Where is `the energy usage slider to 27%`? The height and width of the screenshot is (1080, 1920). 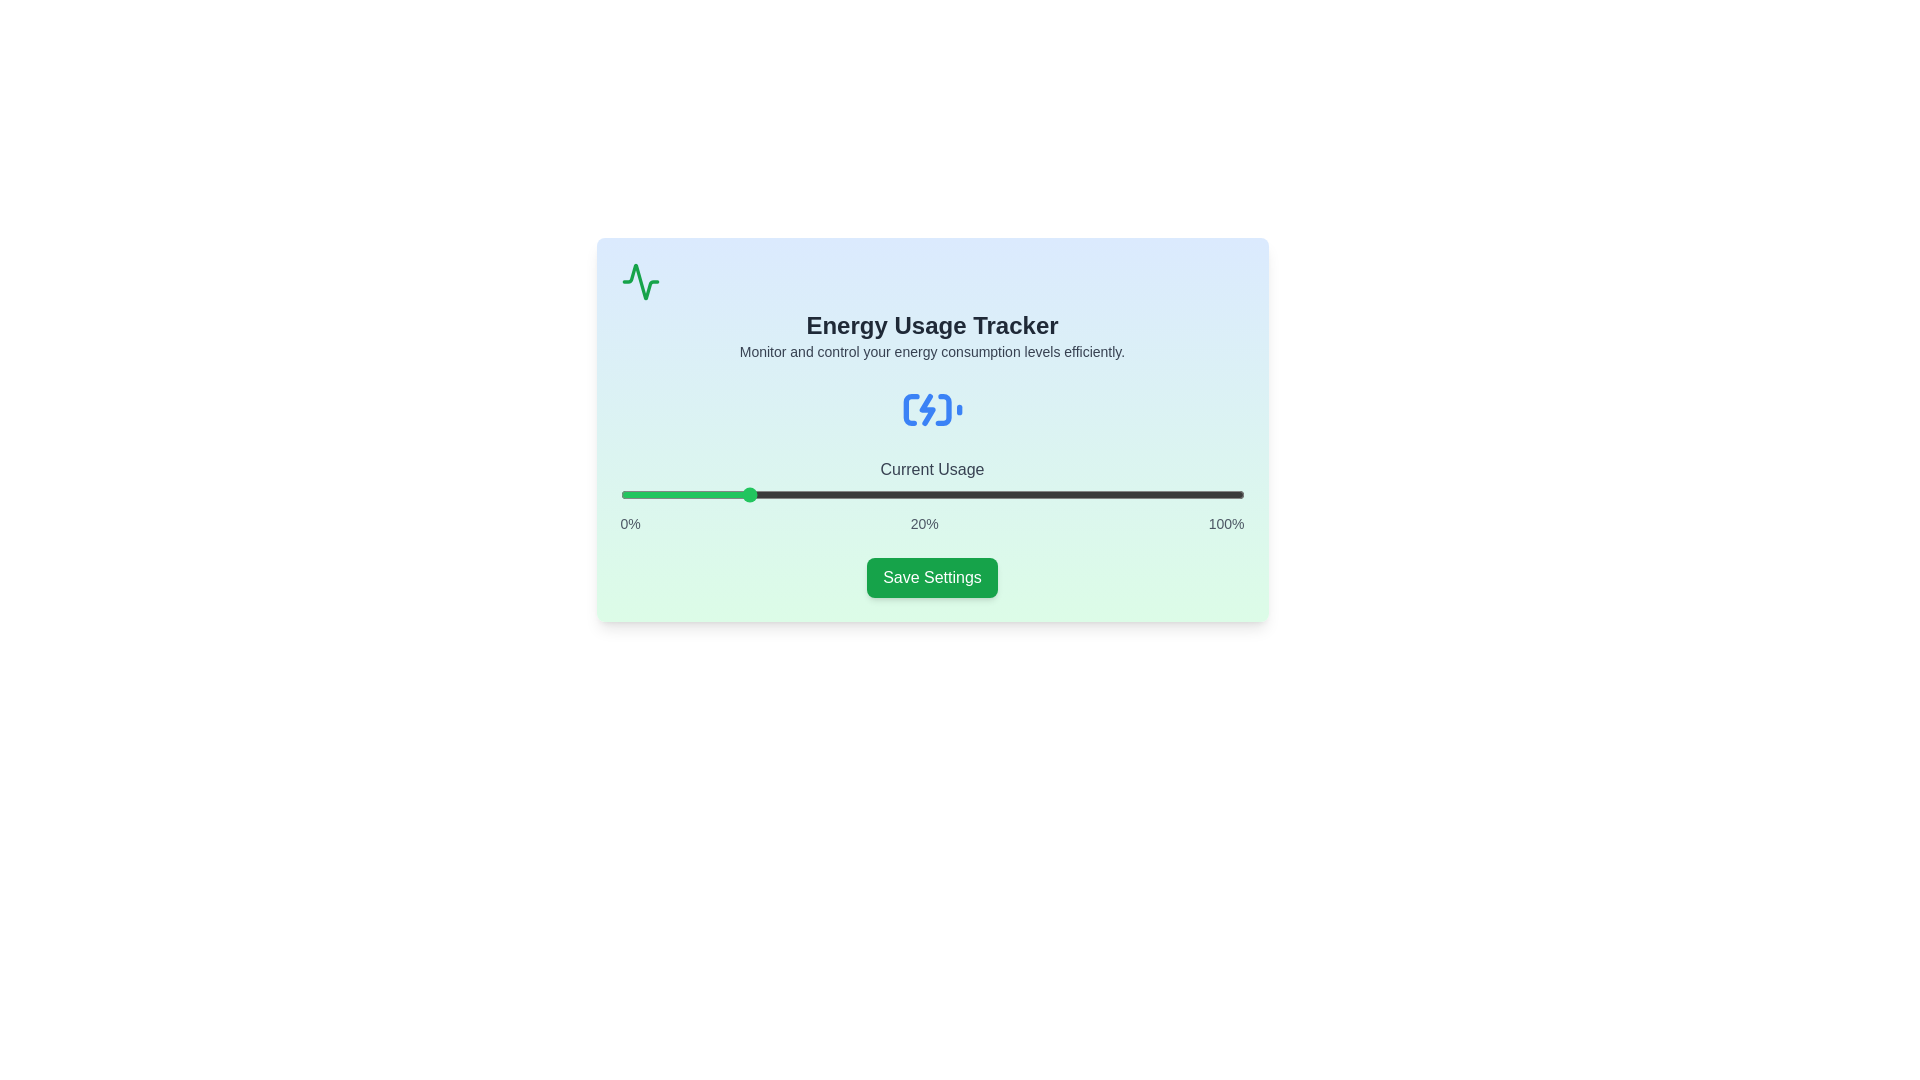
the energy usage slider to 27% is located at coordinates (787, 494).